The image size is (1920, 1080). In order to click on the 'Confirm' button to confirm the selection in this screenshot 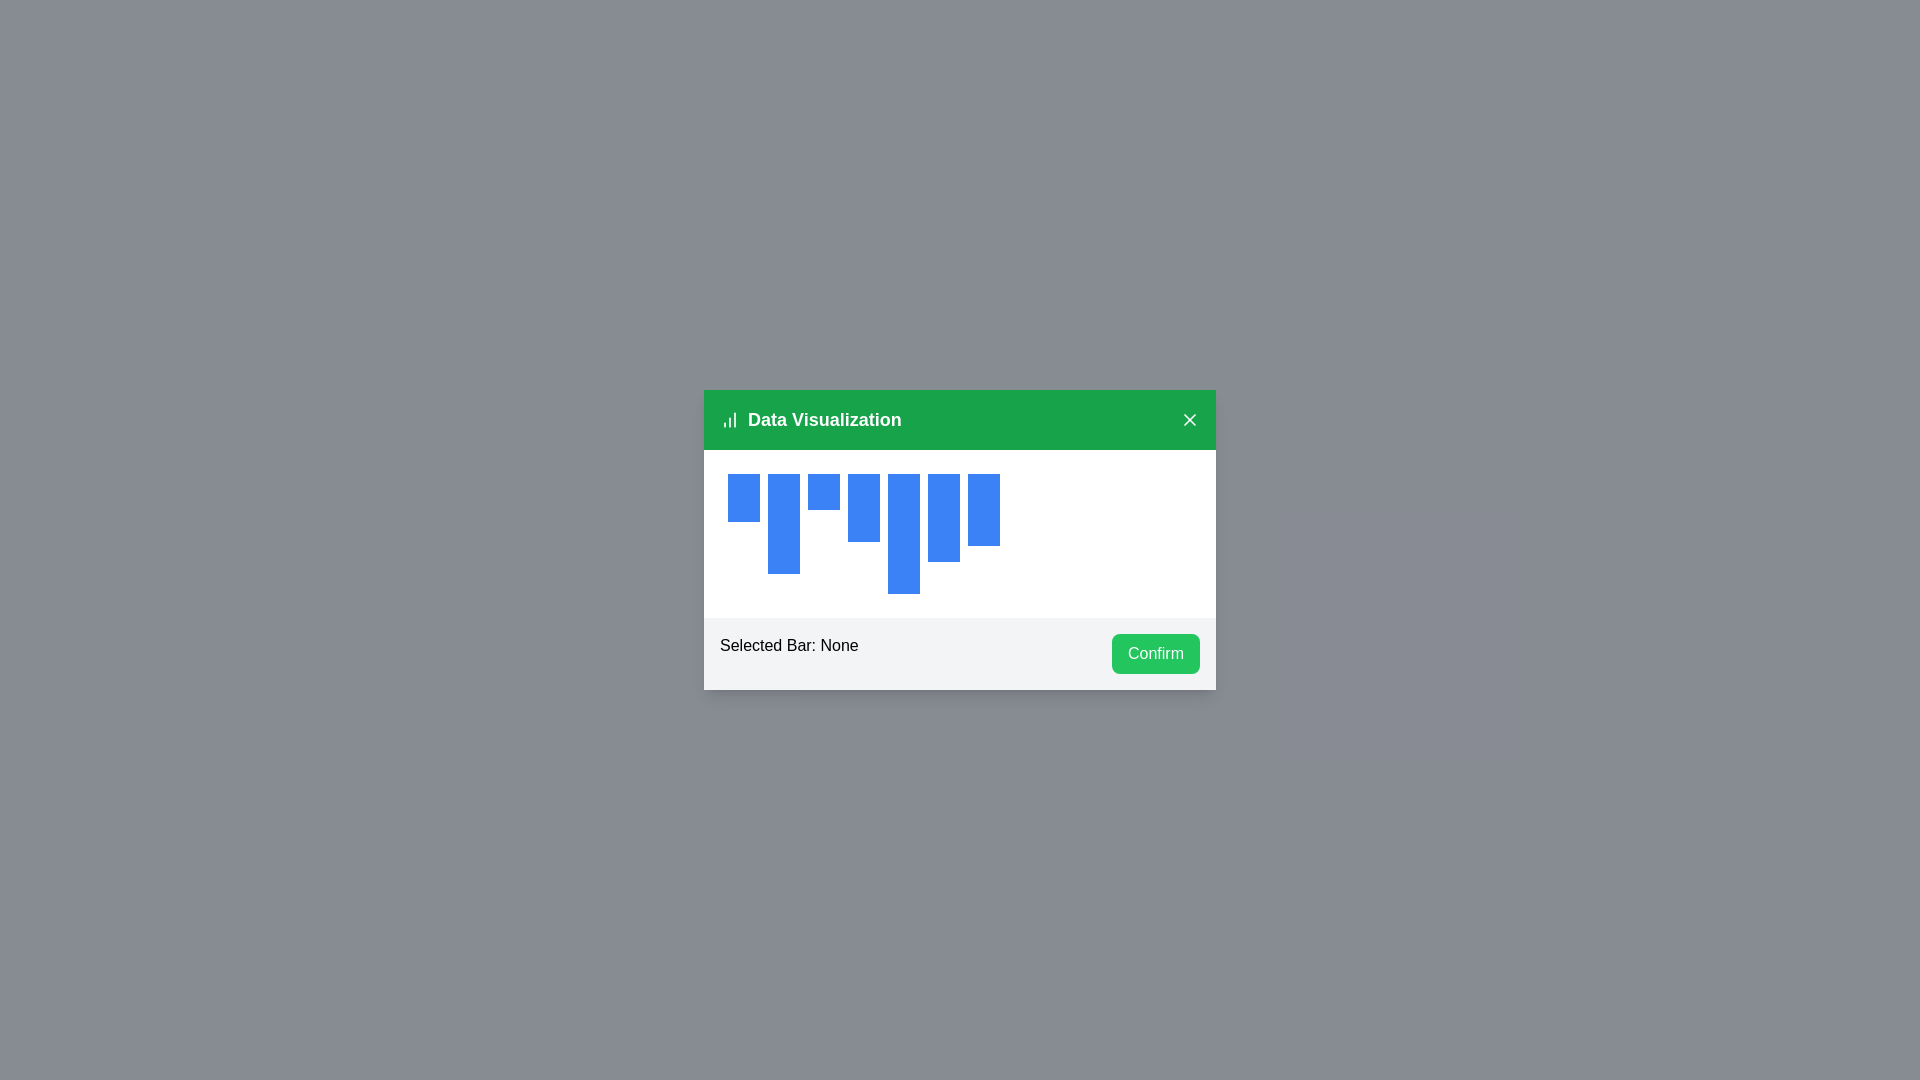, I will do `click(1156, 654)`.